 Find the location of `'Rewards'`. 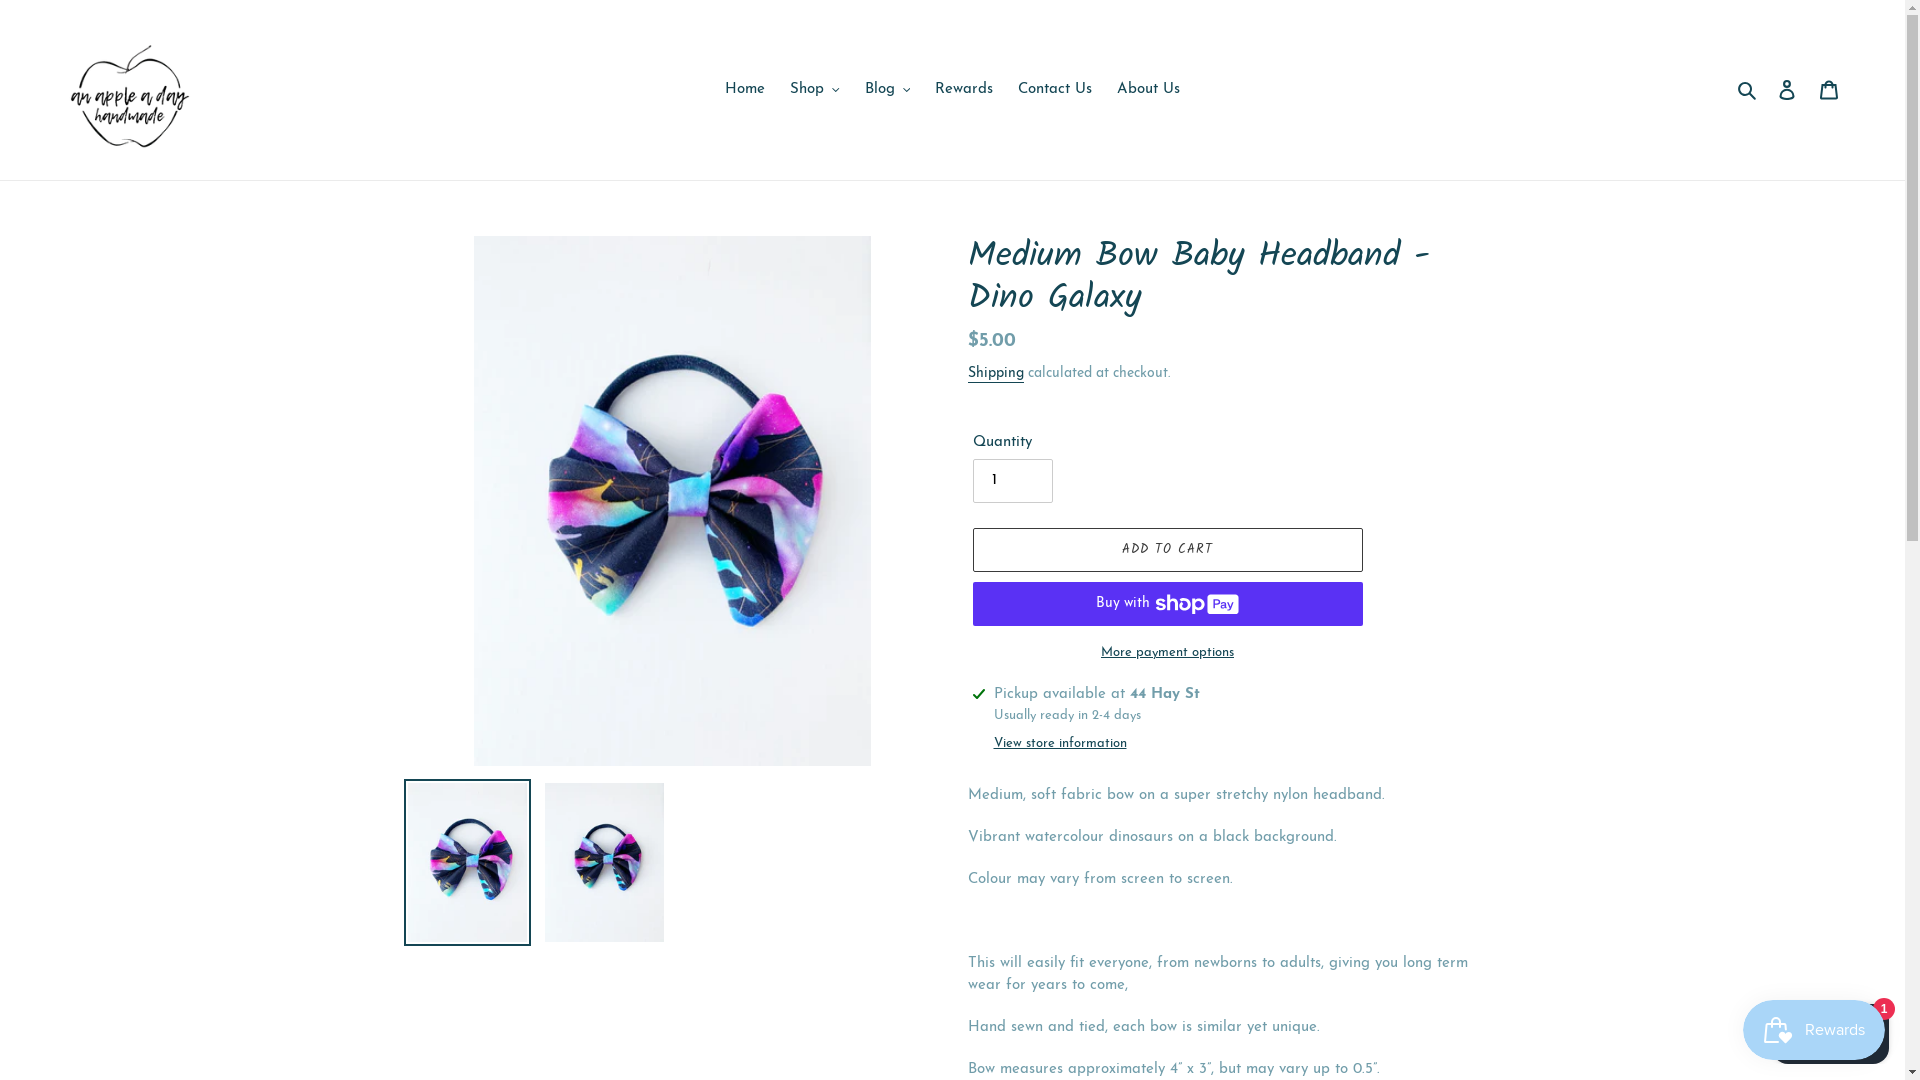

'Rewards' is located at coordinates (964, 90).